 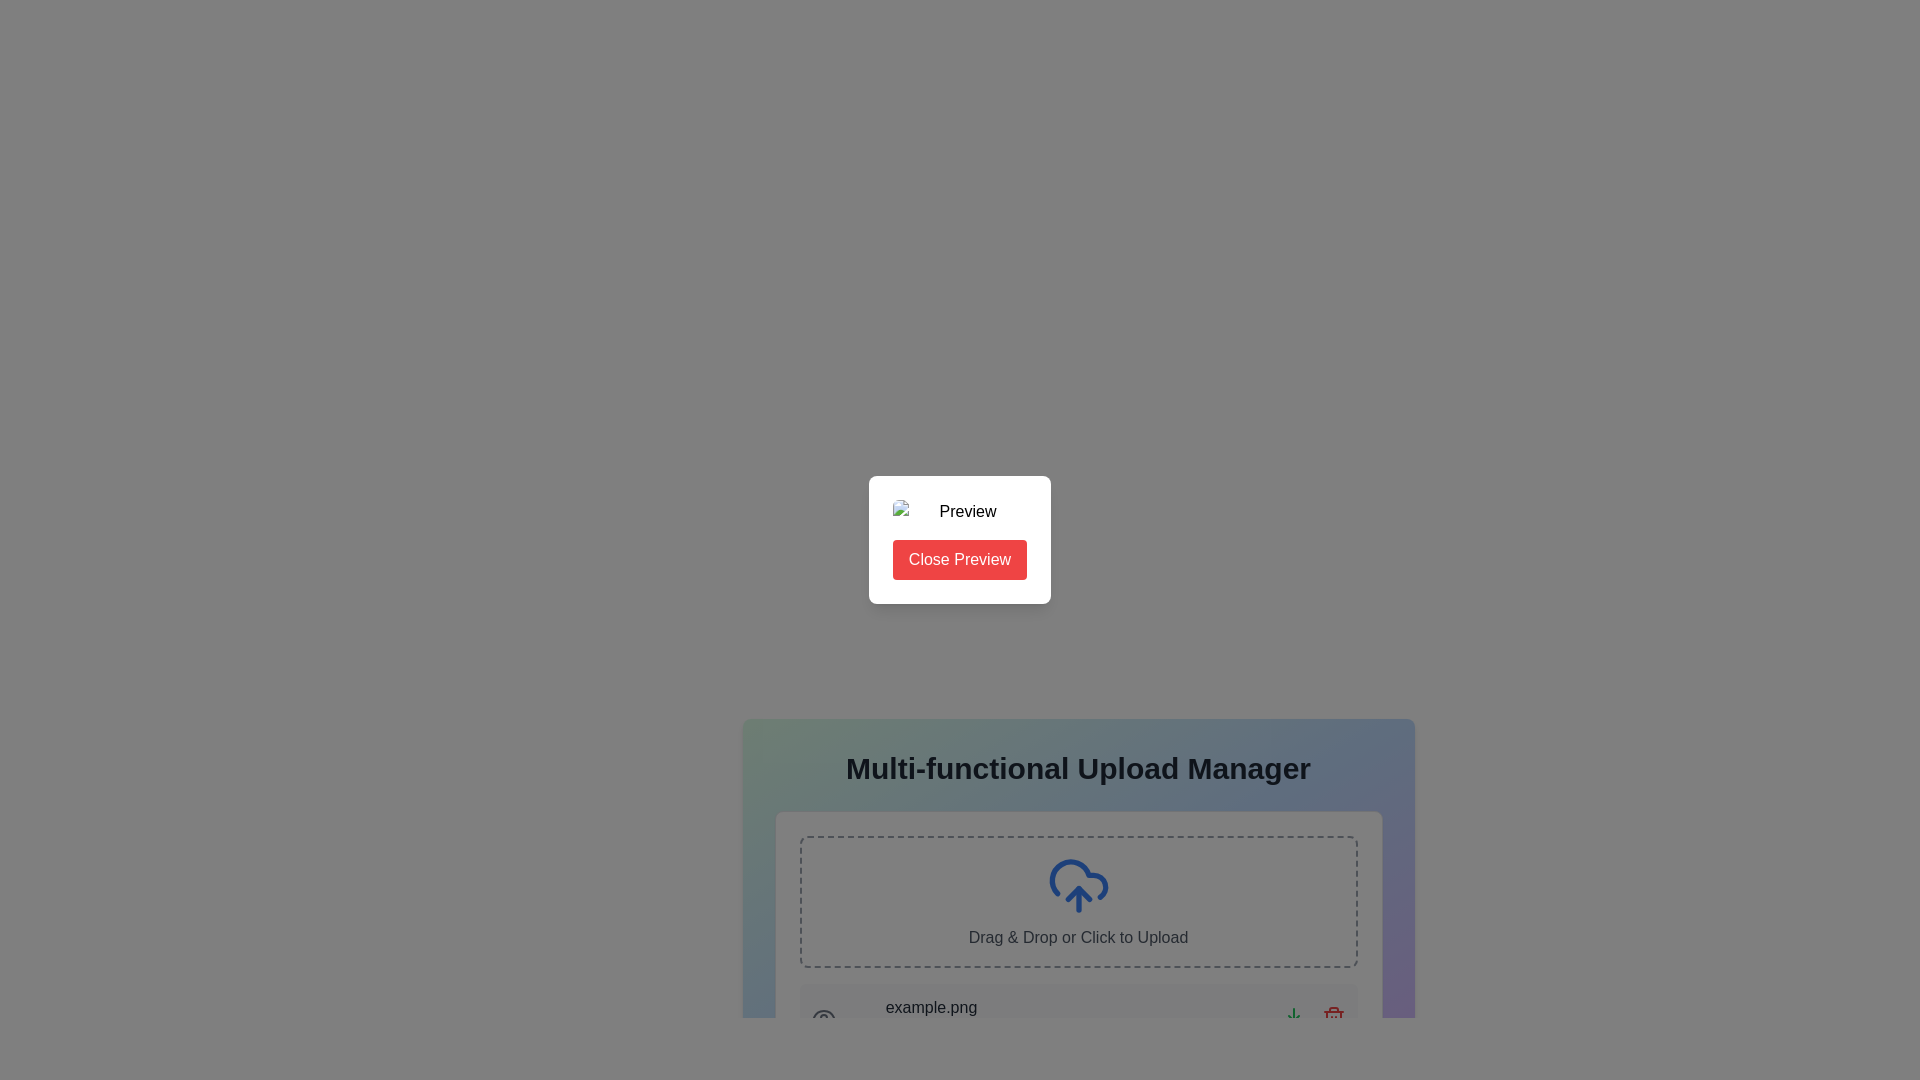 I want to click on and drop files, so click(x=1077, y=855).